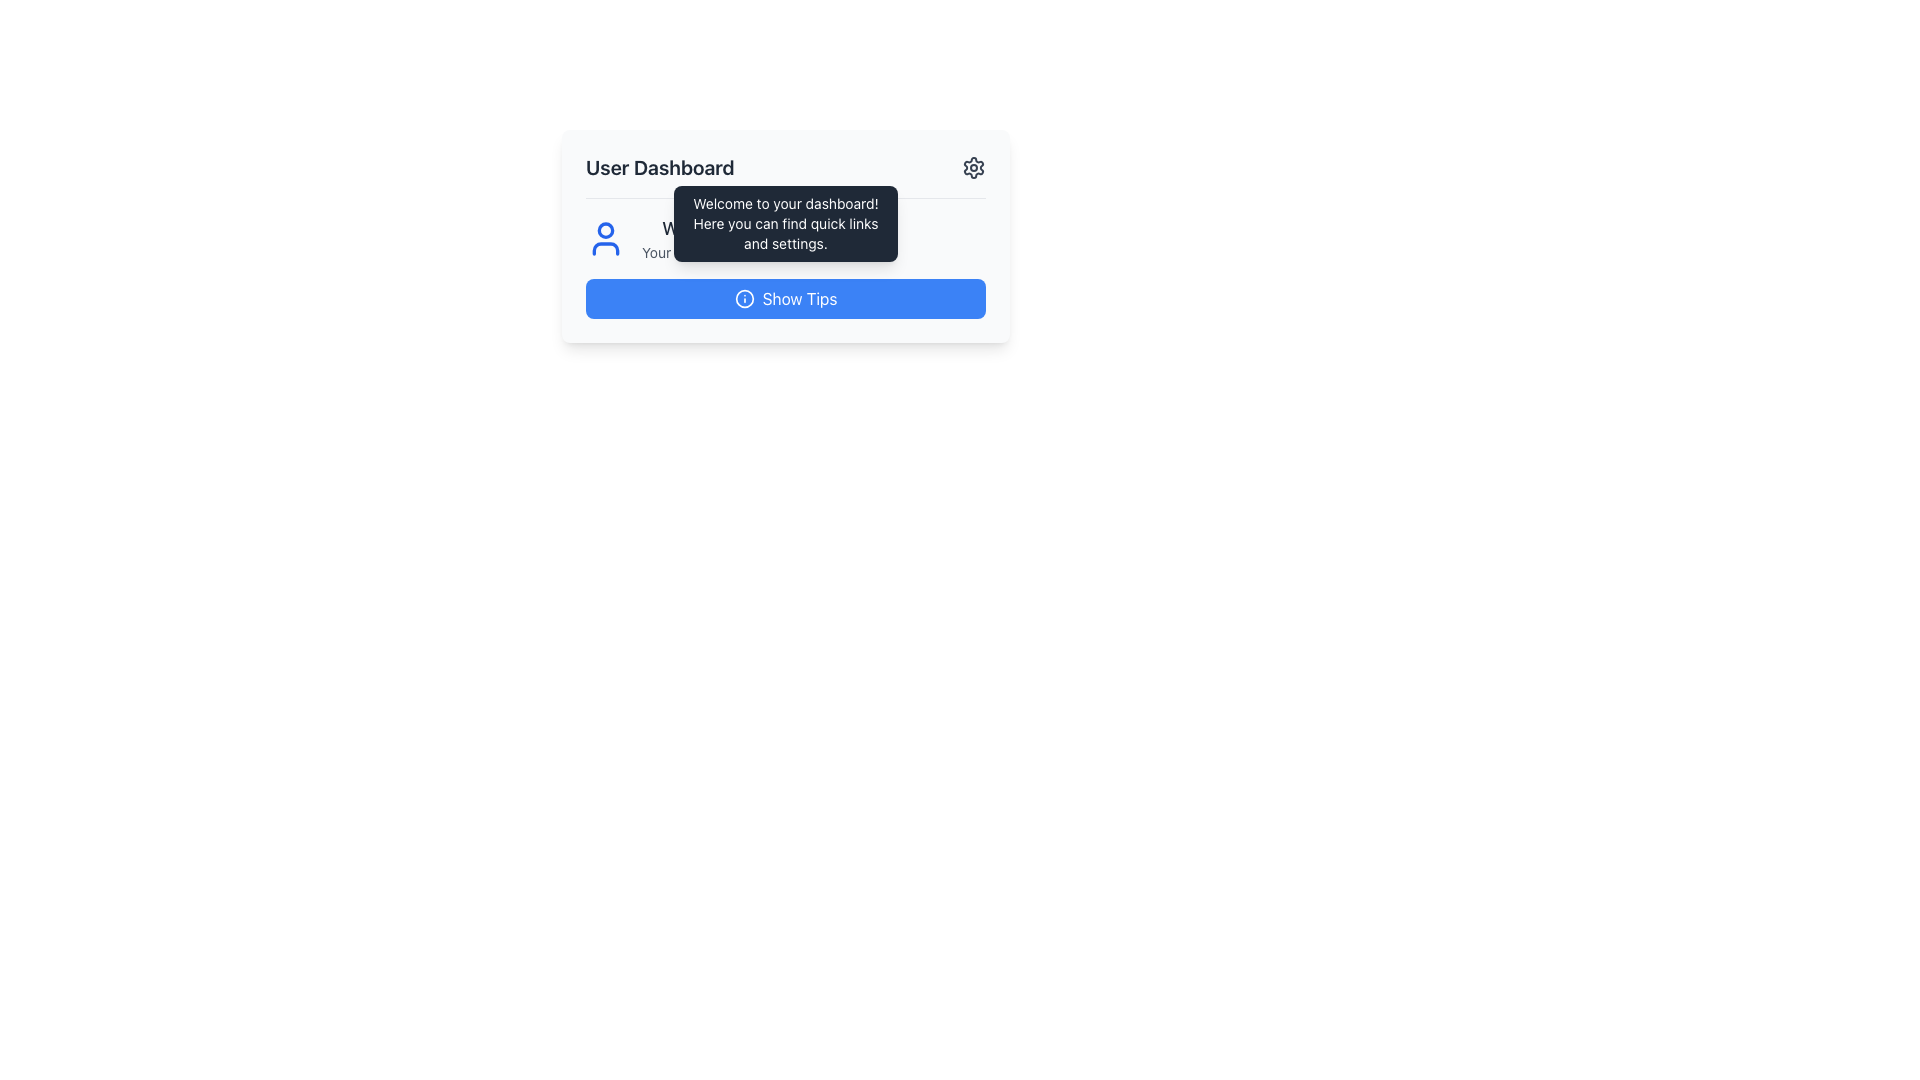  What do you see at coordinates (604, 229) in the screenshot?
I see `the circular icon element within the user profile icon, which is located to the left of the text 'Your Dashboard'` at bounding box center [604, 229].